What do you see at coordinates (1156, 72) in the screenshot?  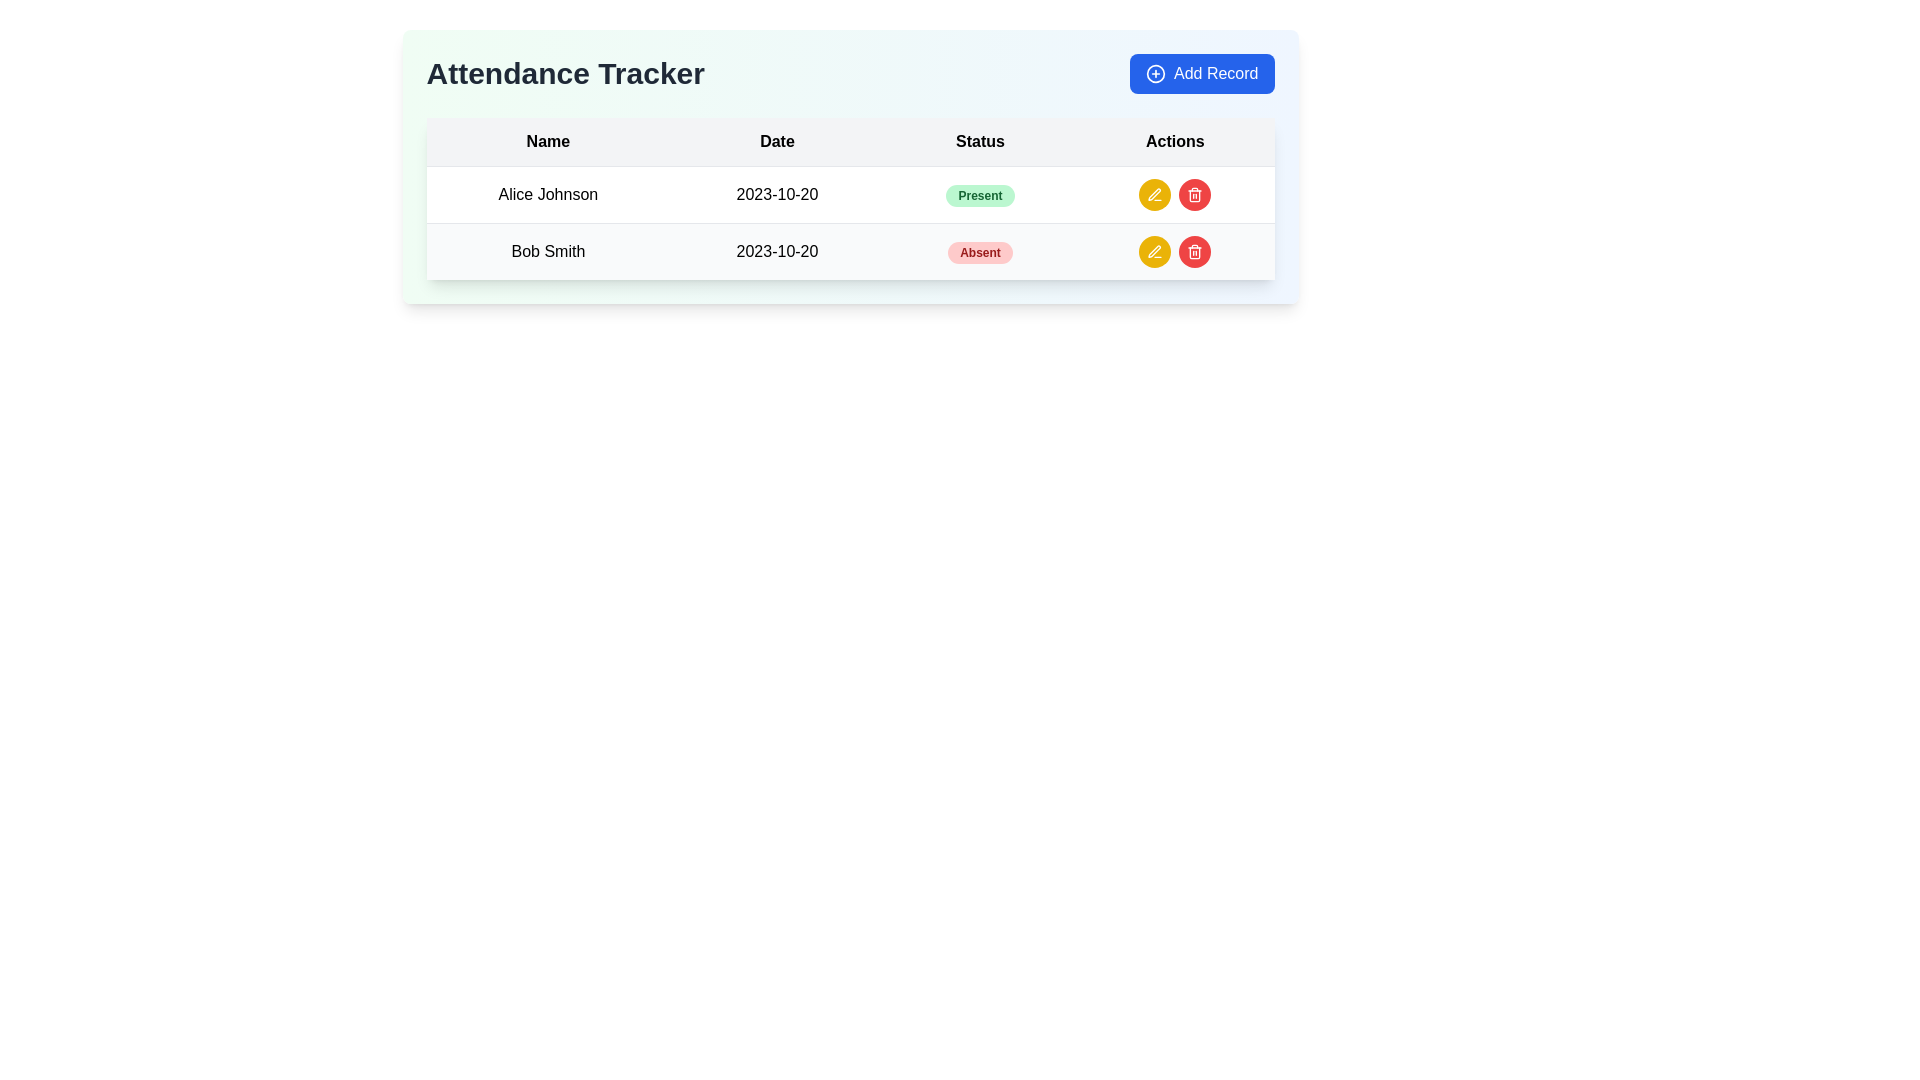 I see `the icon representing the addition of a record, located` at bounding box center [1156, 72].